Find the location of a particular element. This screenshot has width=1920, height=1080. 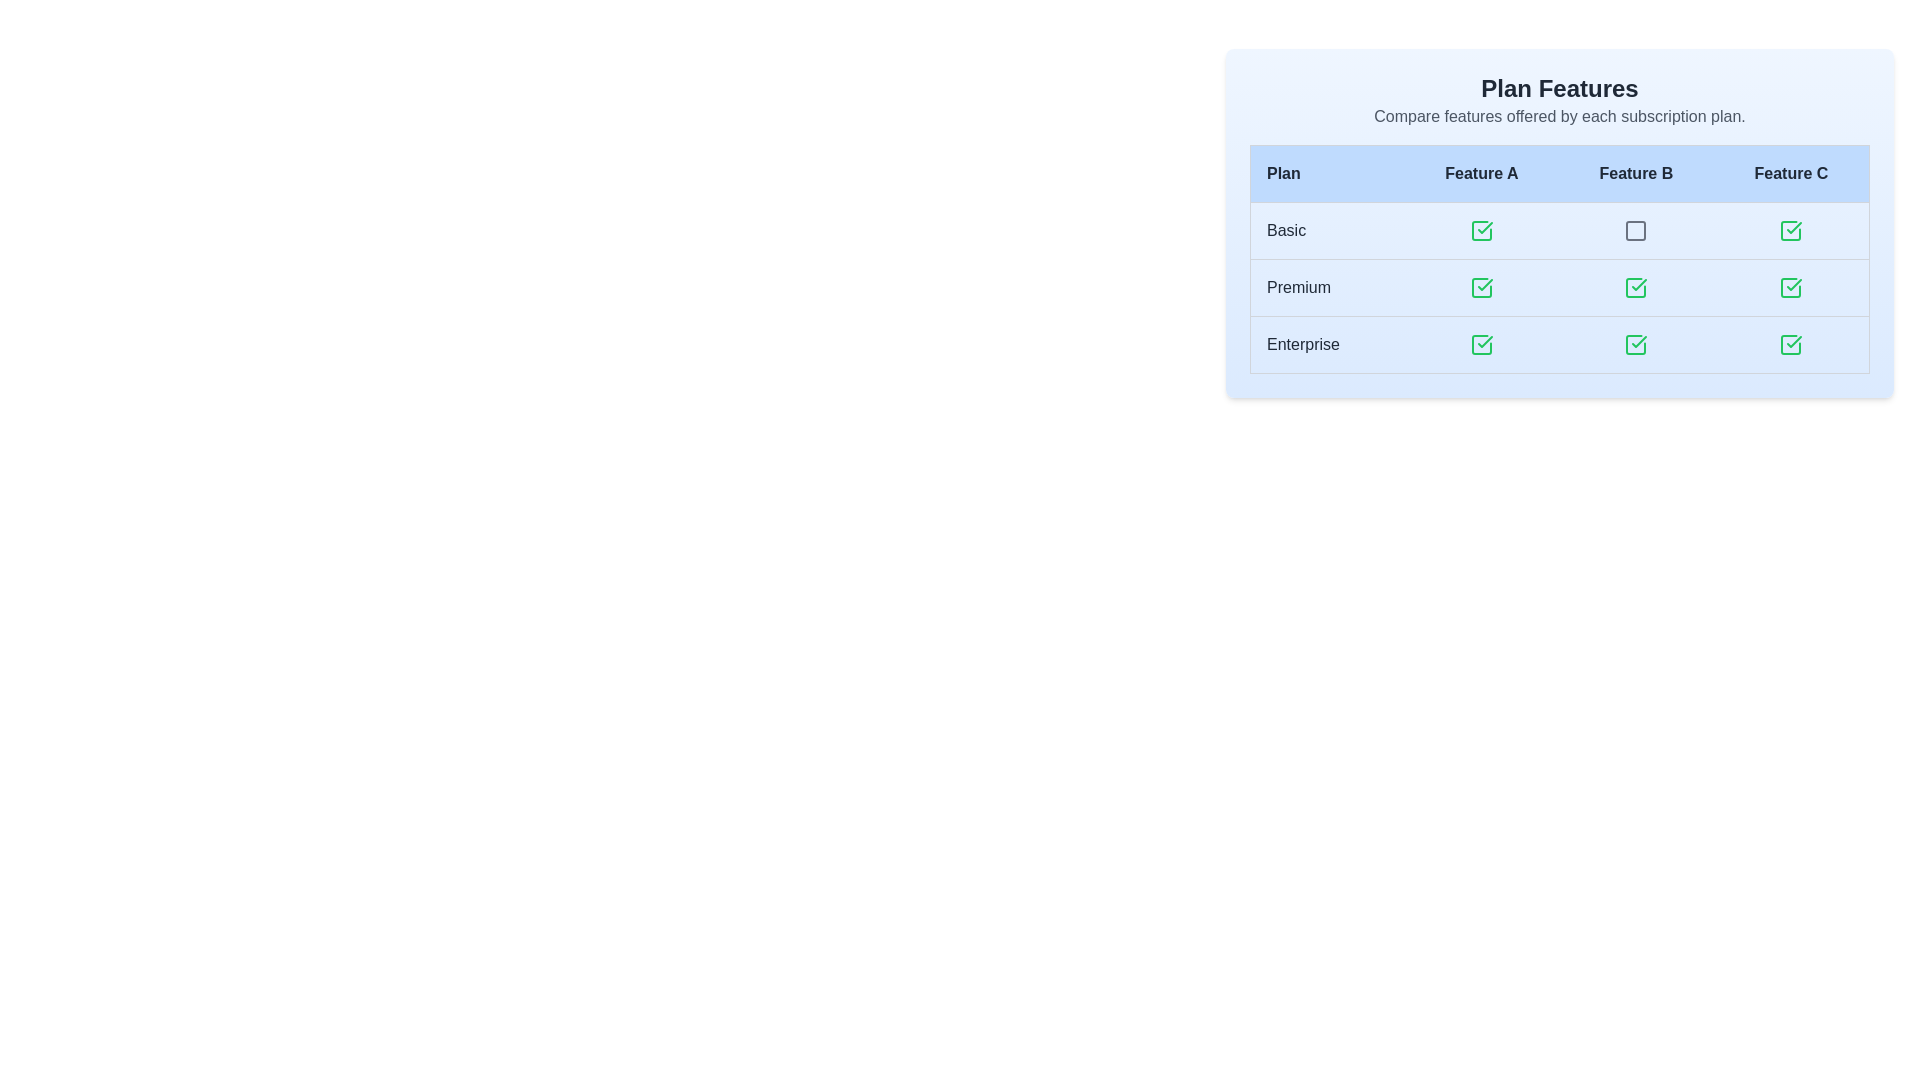

the state of the Icon representing Feature B availability in the Enterprise plan, located at the center of the table cell in the 'Enterprise' row and 'Feature B' column is located at coordinates (1639, 341).